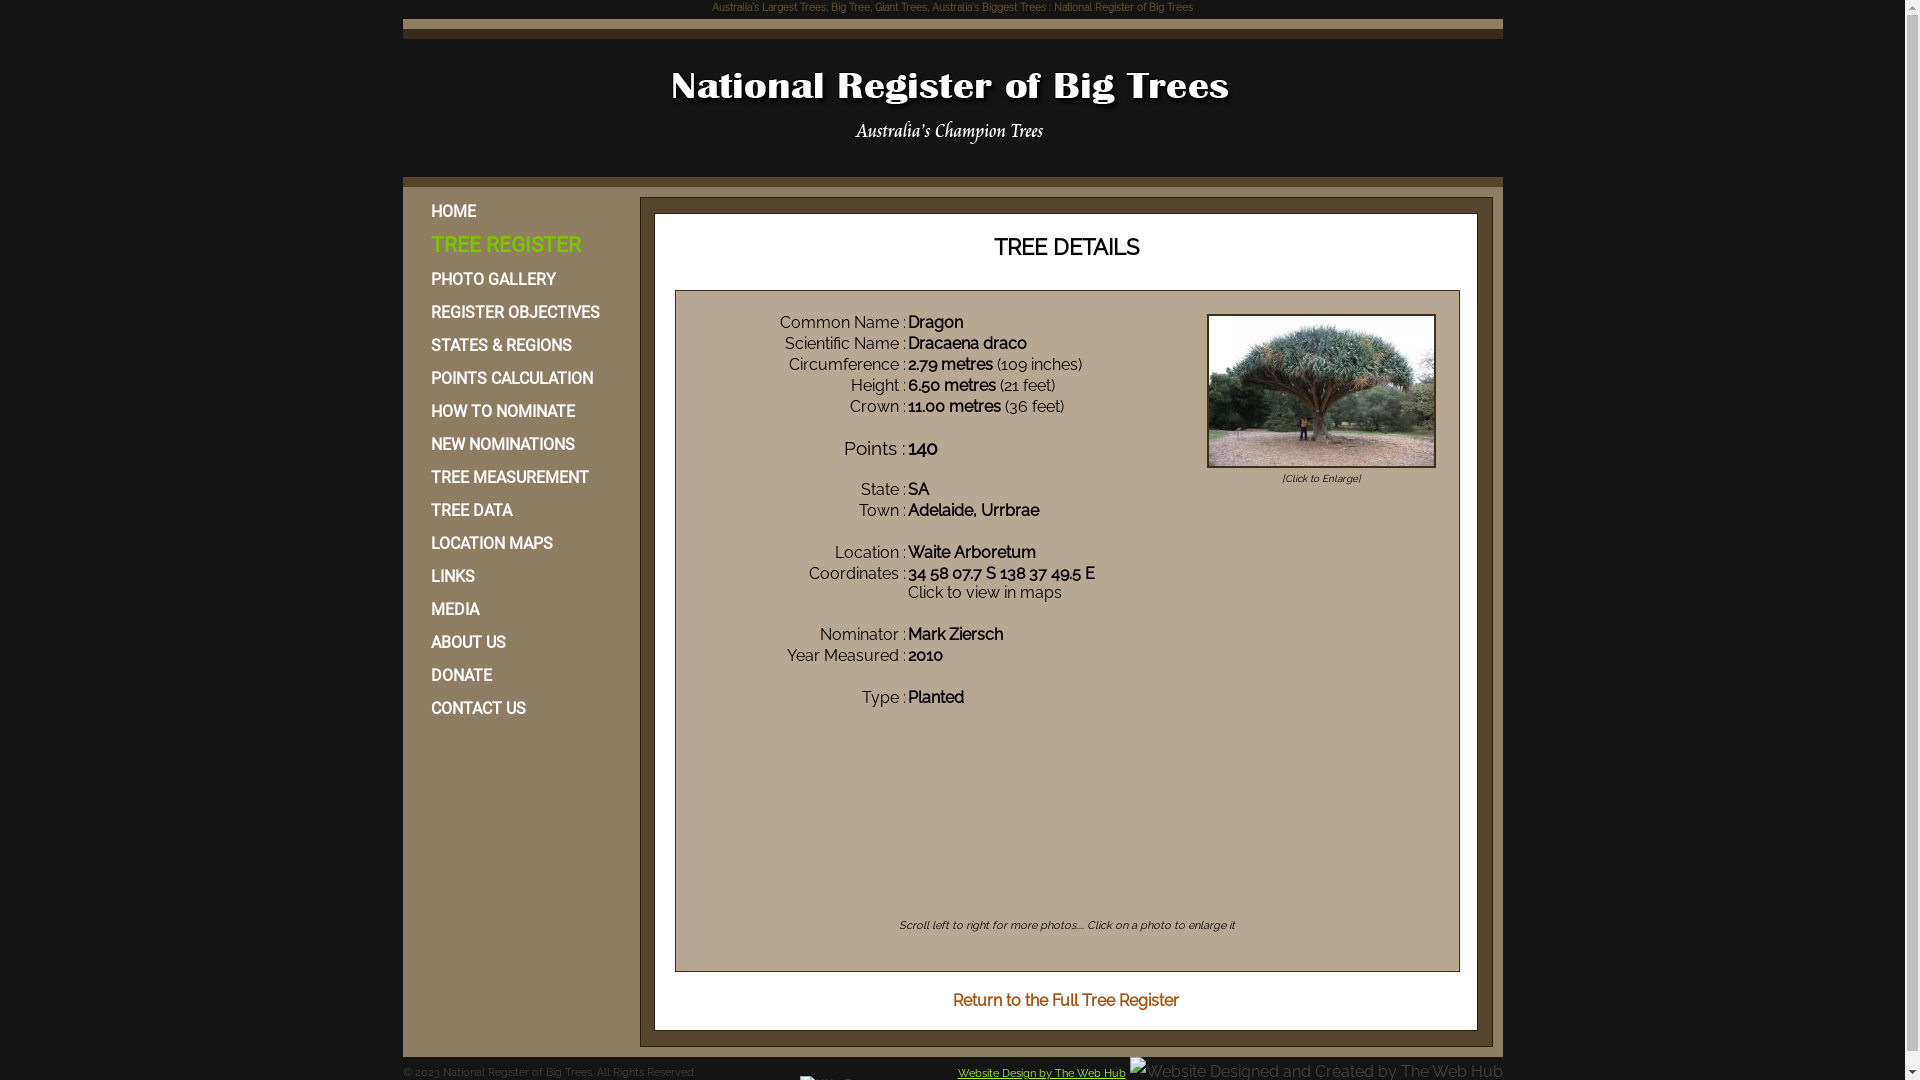 Image resolution: width=1920 pixels, height=1080 pixels. What do you see at coordinates (518, 443) in the screenshot?
I see `'NEW NOMINATIONS'` at bounding box center [518, 443].